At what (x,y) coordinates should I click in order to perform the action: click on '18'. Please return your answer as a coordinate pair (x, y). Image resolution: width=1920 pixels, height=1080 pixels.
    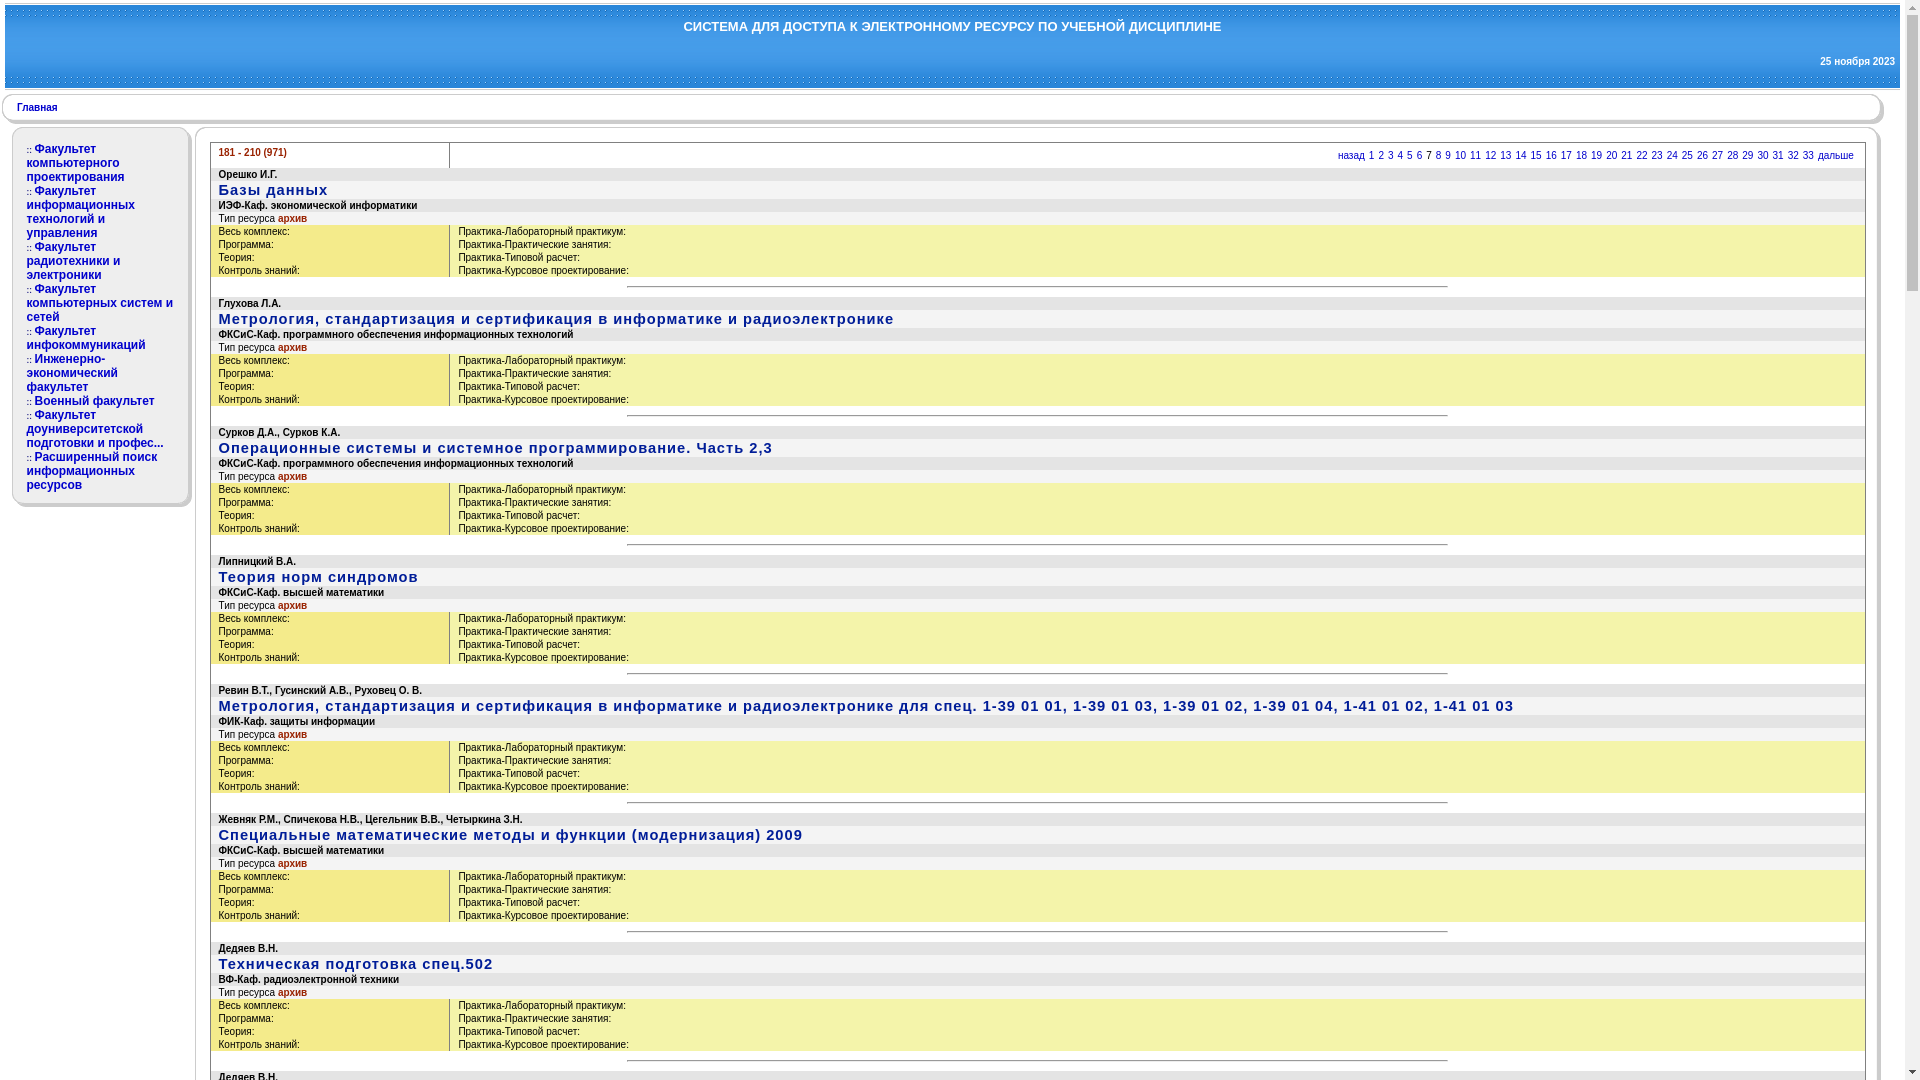
    Looking at the image, I should click on (1580, 154).